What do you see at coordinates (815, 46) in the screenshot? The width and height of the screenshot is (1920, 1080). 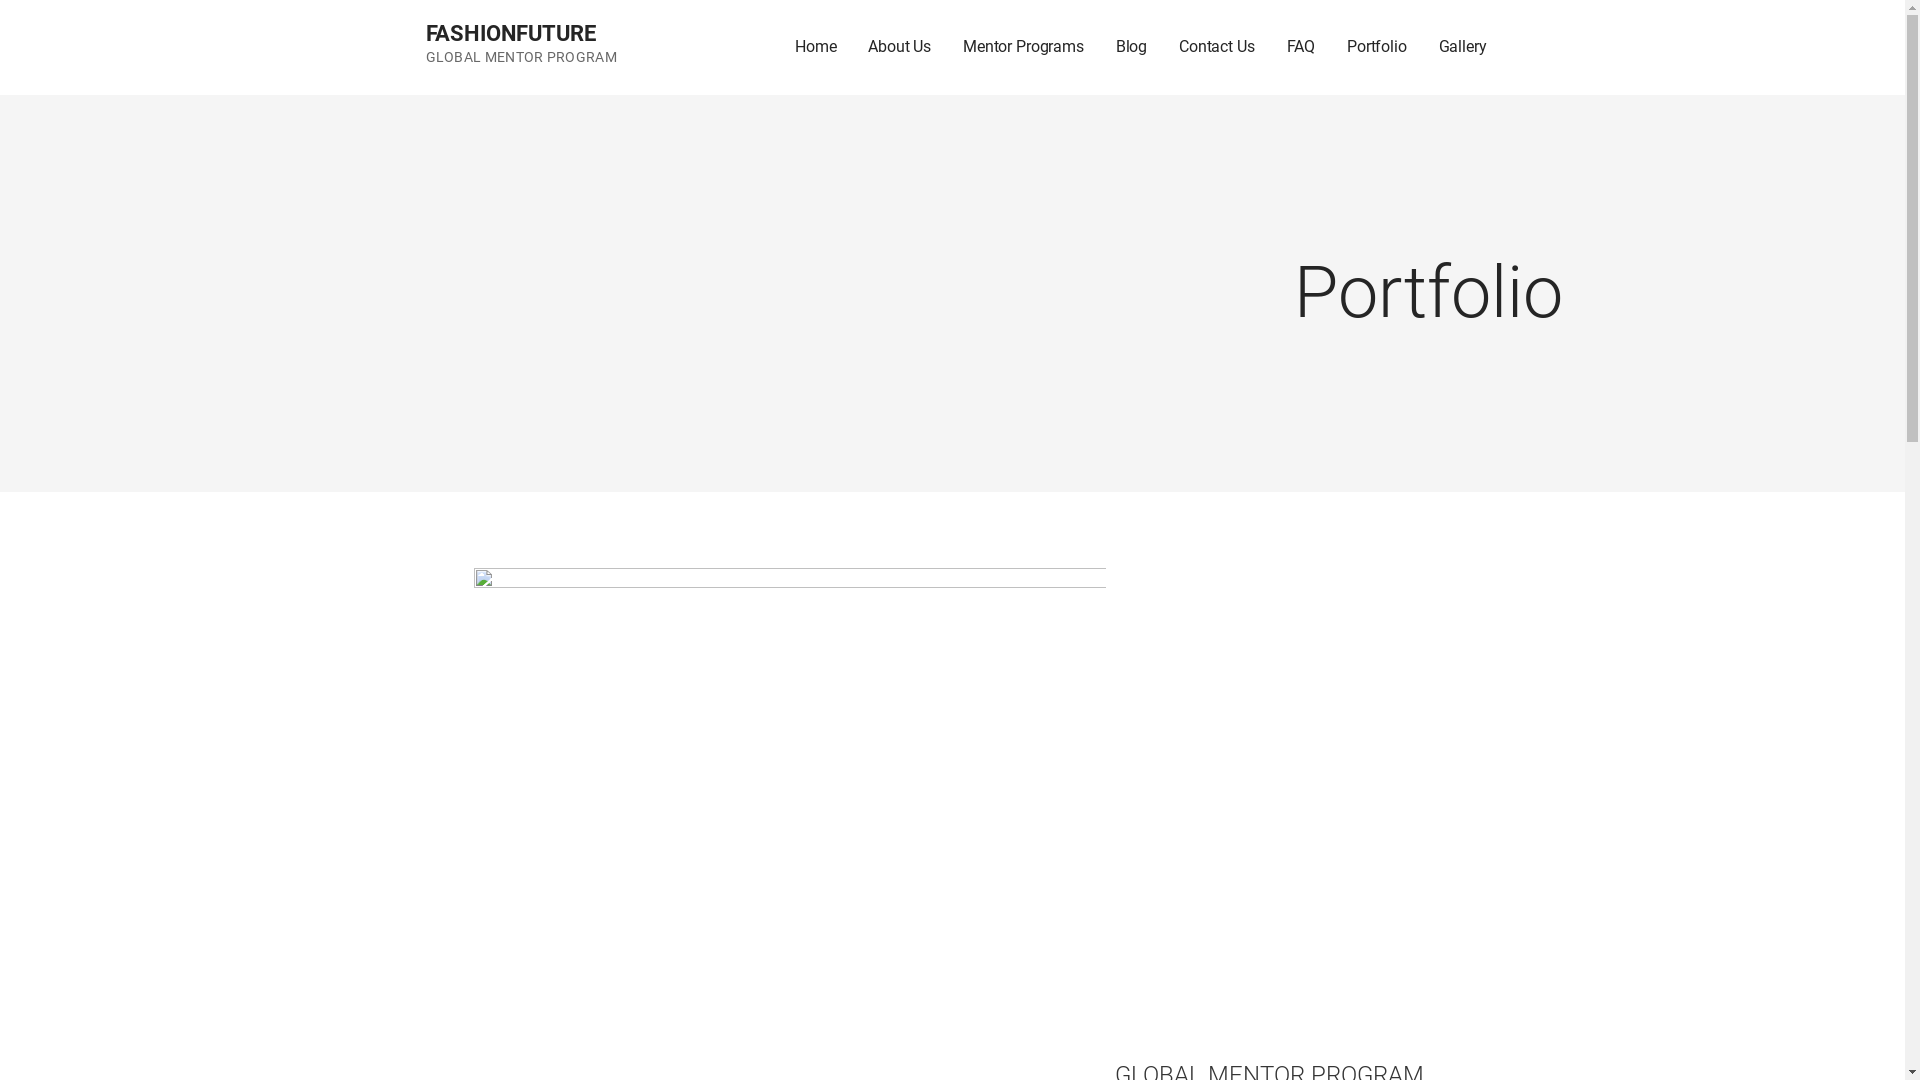 I see `'Home'` at bounding box center [815, 46].